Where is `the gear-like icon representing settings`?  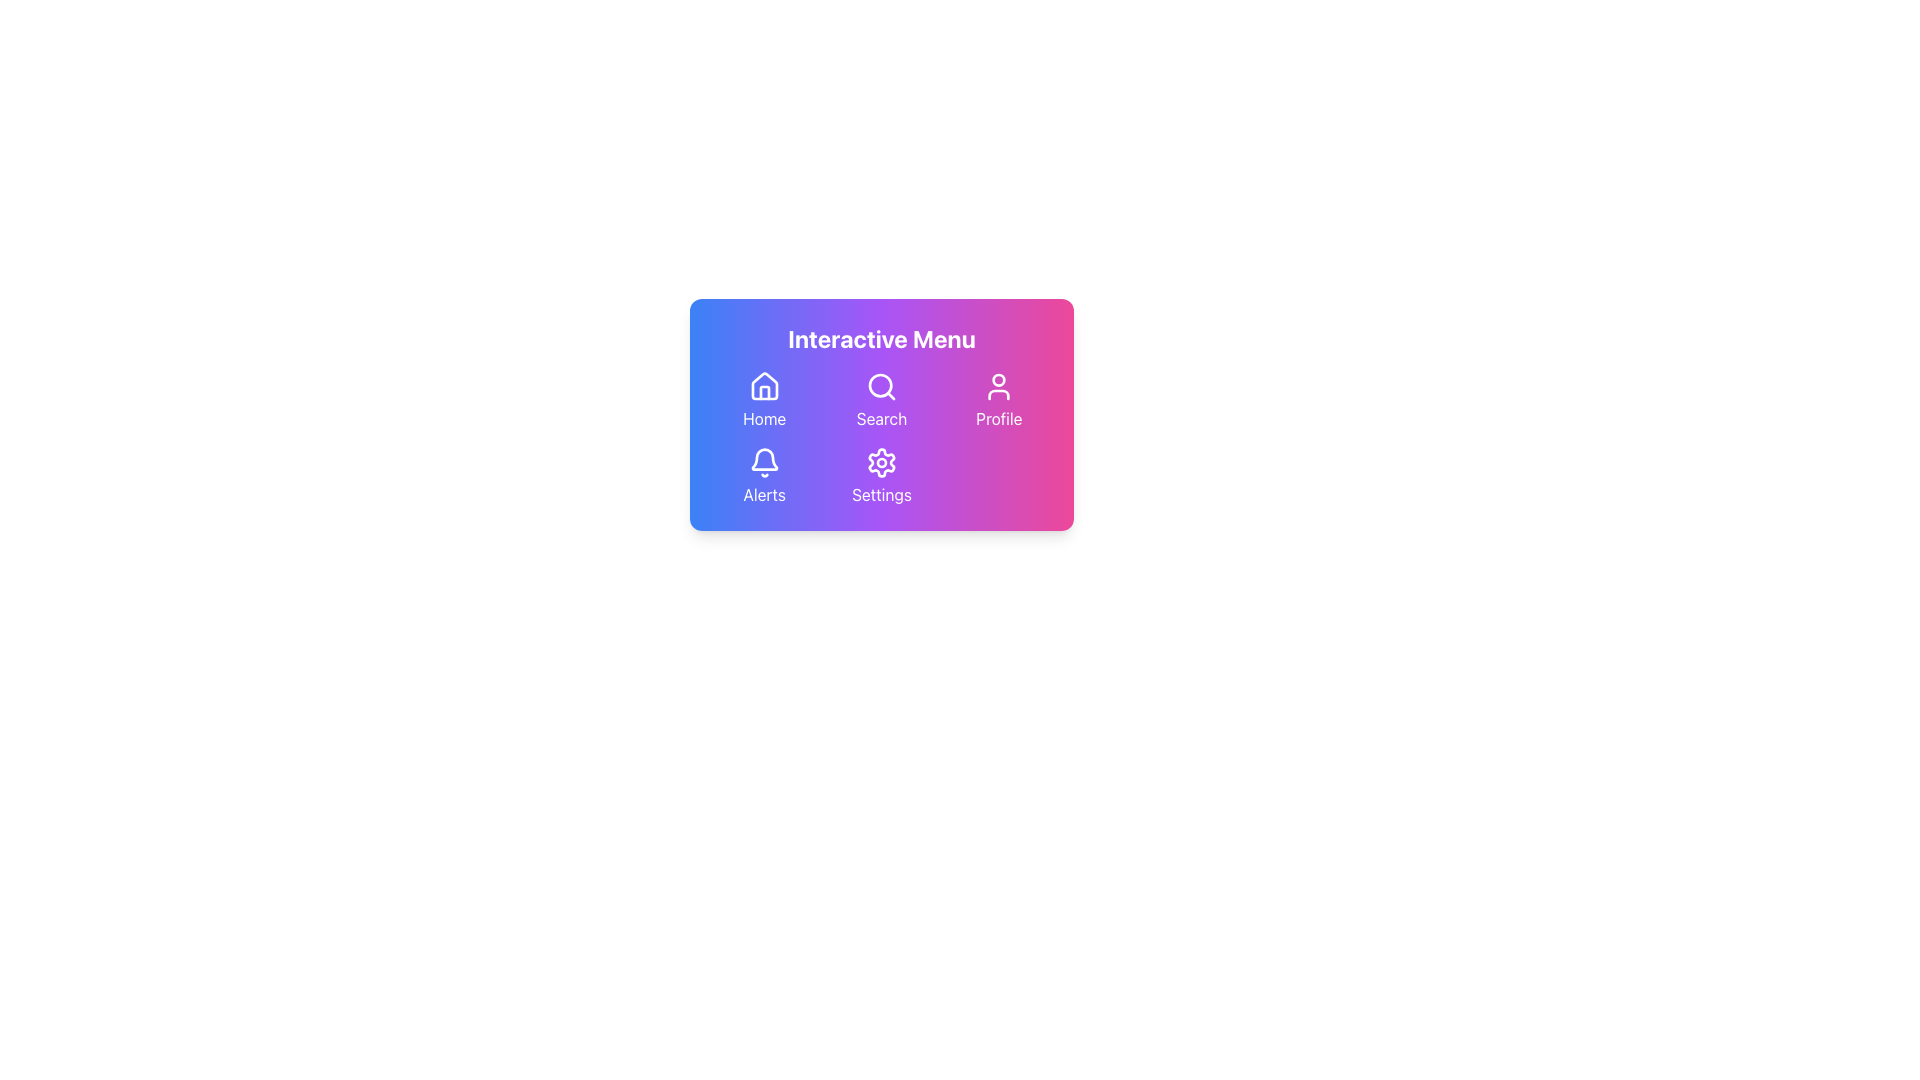
the gear-like icon representing settings is located at coordinates (881, 462).